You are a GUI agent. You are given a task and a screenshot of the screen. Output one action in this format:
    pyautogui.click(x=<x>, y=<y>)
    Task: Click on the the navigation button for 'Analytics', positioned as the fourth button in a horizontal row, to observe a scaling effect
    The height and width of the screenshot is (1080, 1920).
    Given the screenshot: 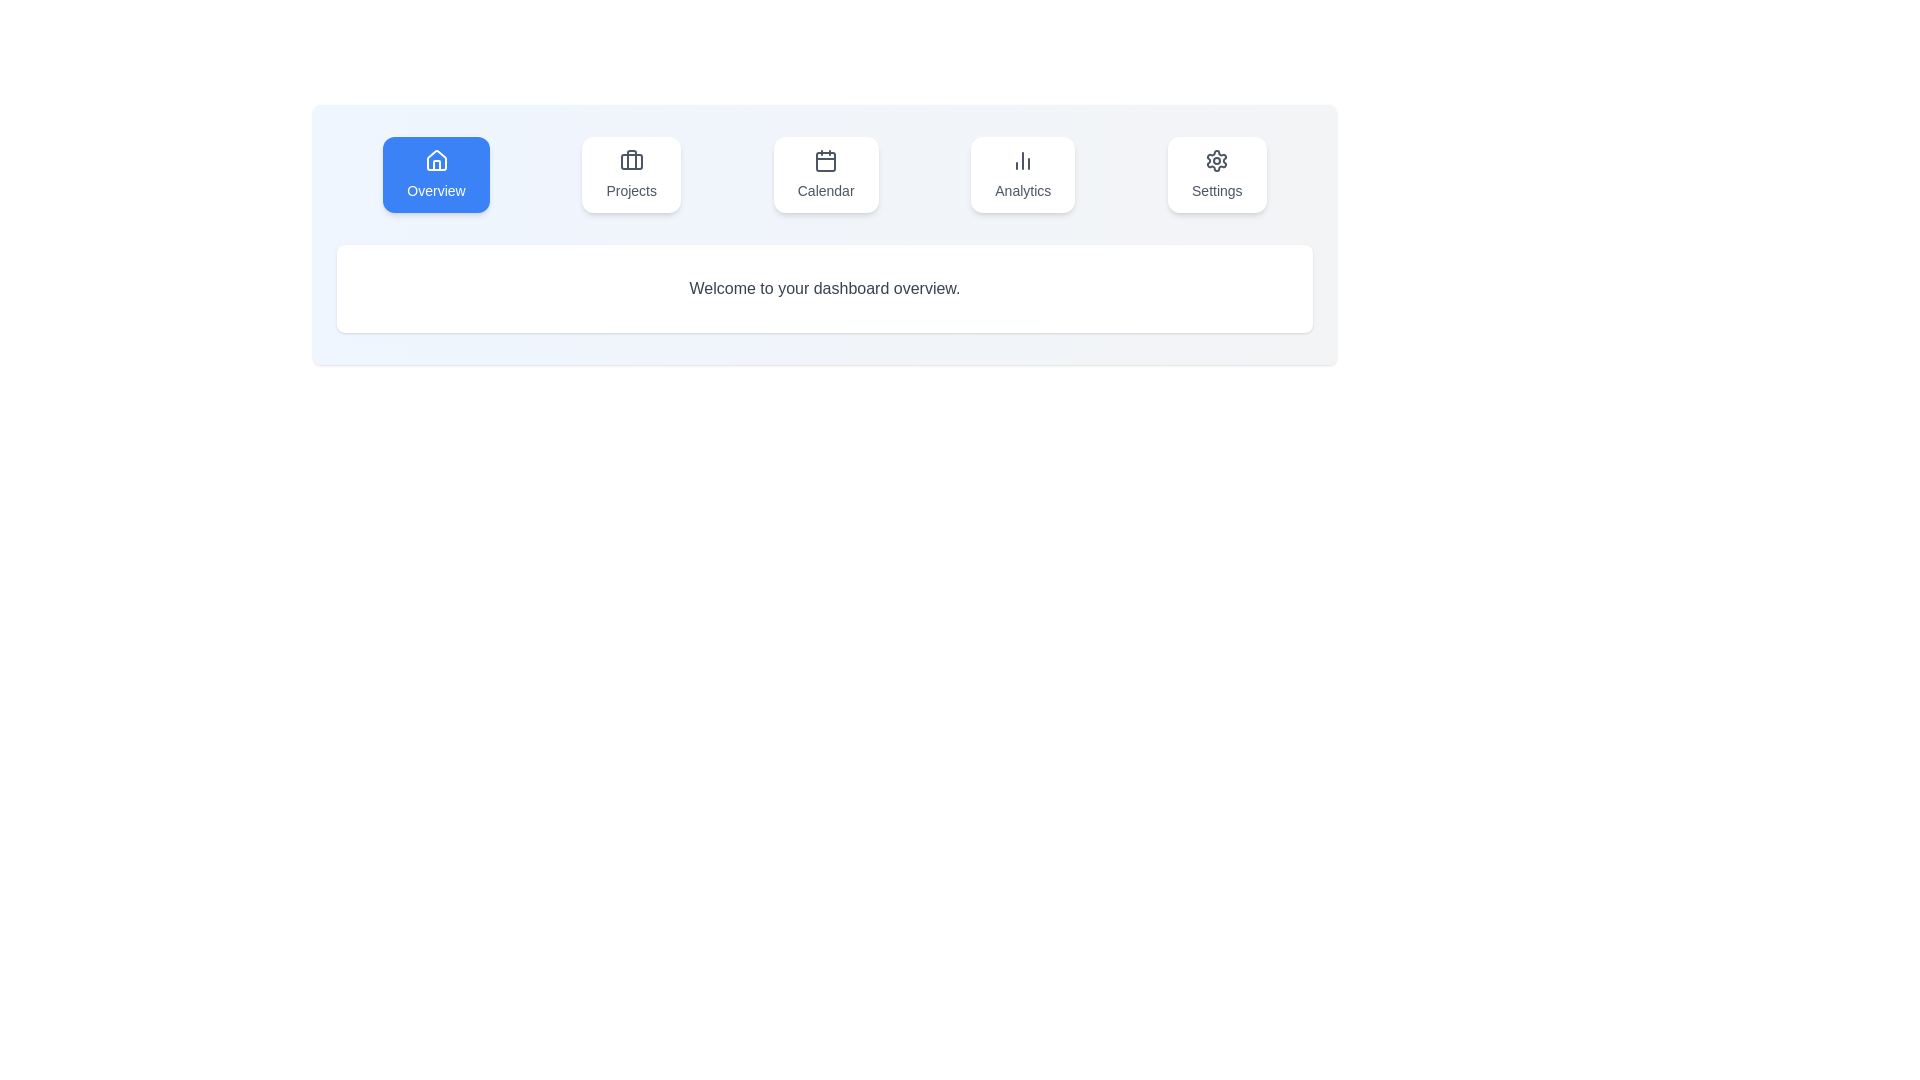 What is the action you would take?
    pyautogui.click(x=1023, y=173)
    